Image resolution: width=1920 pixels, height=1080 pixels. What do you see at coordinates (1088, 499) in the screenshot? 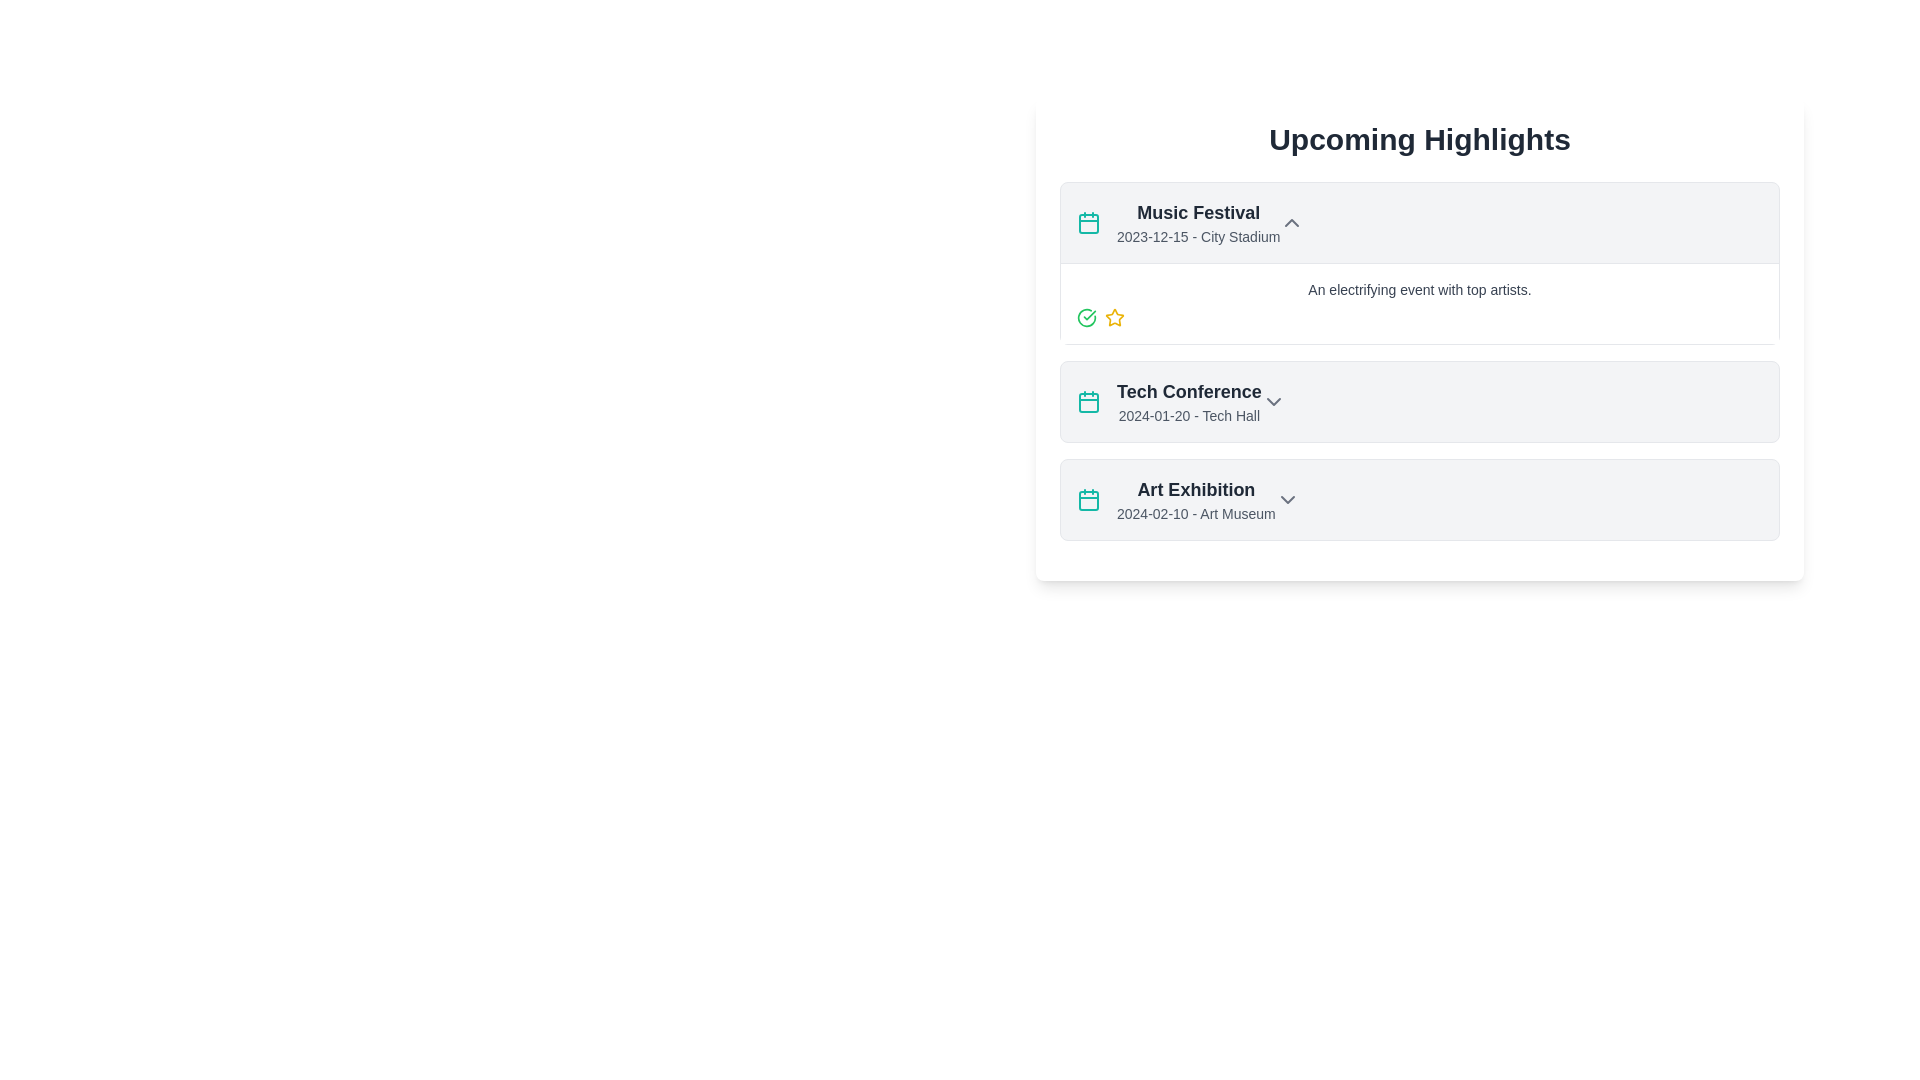
I see `the icon representing date-related information for the 'Art Exhibition', positioned as the leftmost element before the text 'Art Exhibition'` at bounding box center [1088, 499].